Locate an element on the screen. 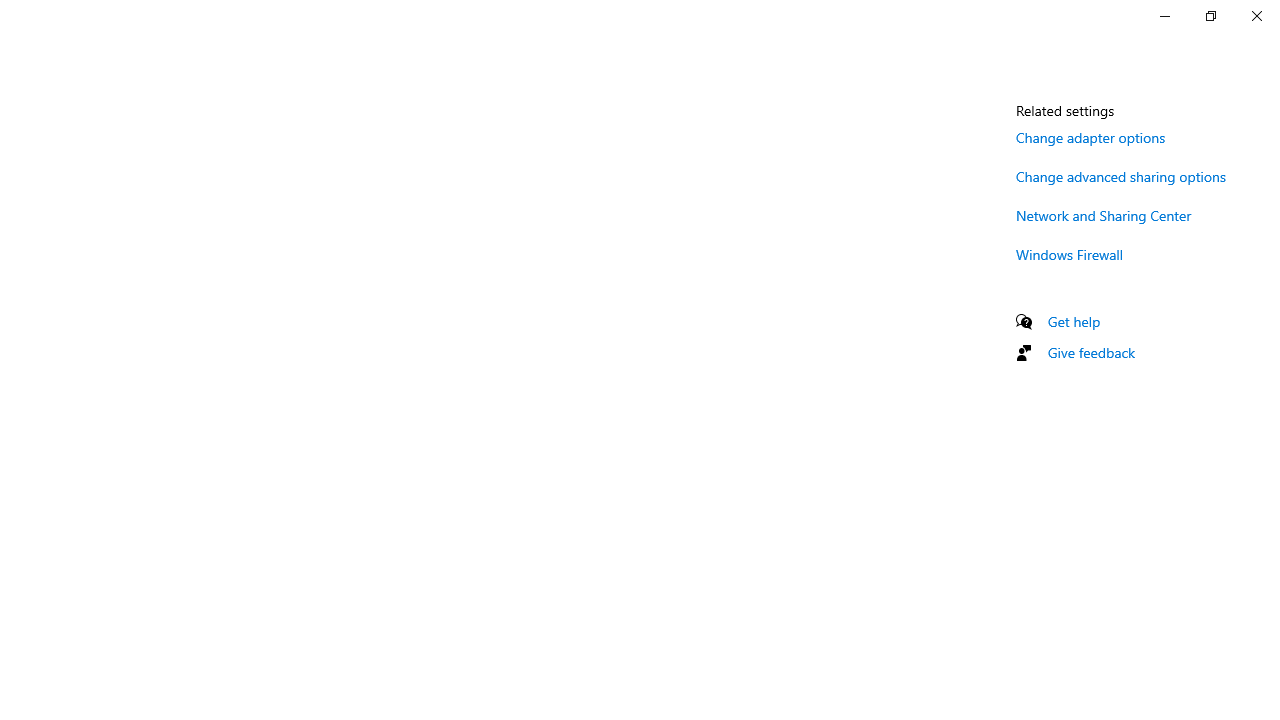 The image size is (1280, 720). 'Get help' is located at coordinates (1073, 320).